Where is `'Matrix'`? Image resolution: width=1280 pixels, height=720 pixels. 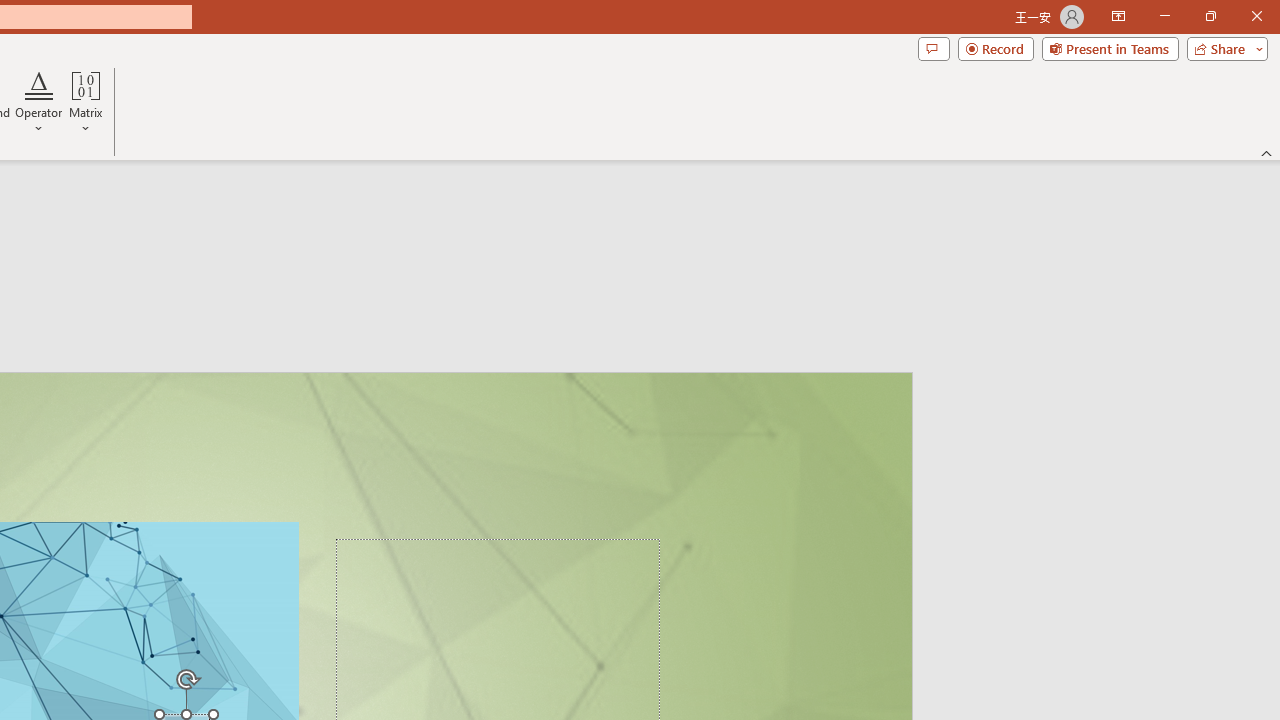
'Matrix' is located at coordinates (85, 103).